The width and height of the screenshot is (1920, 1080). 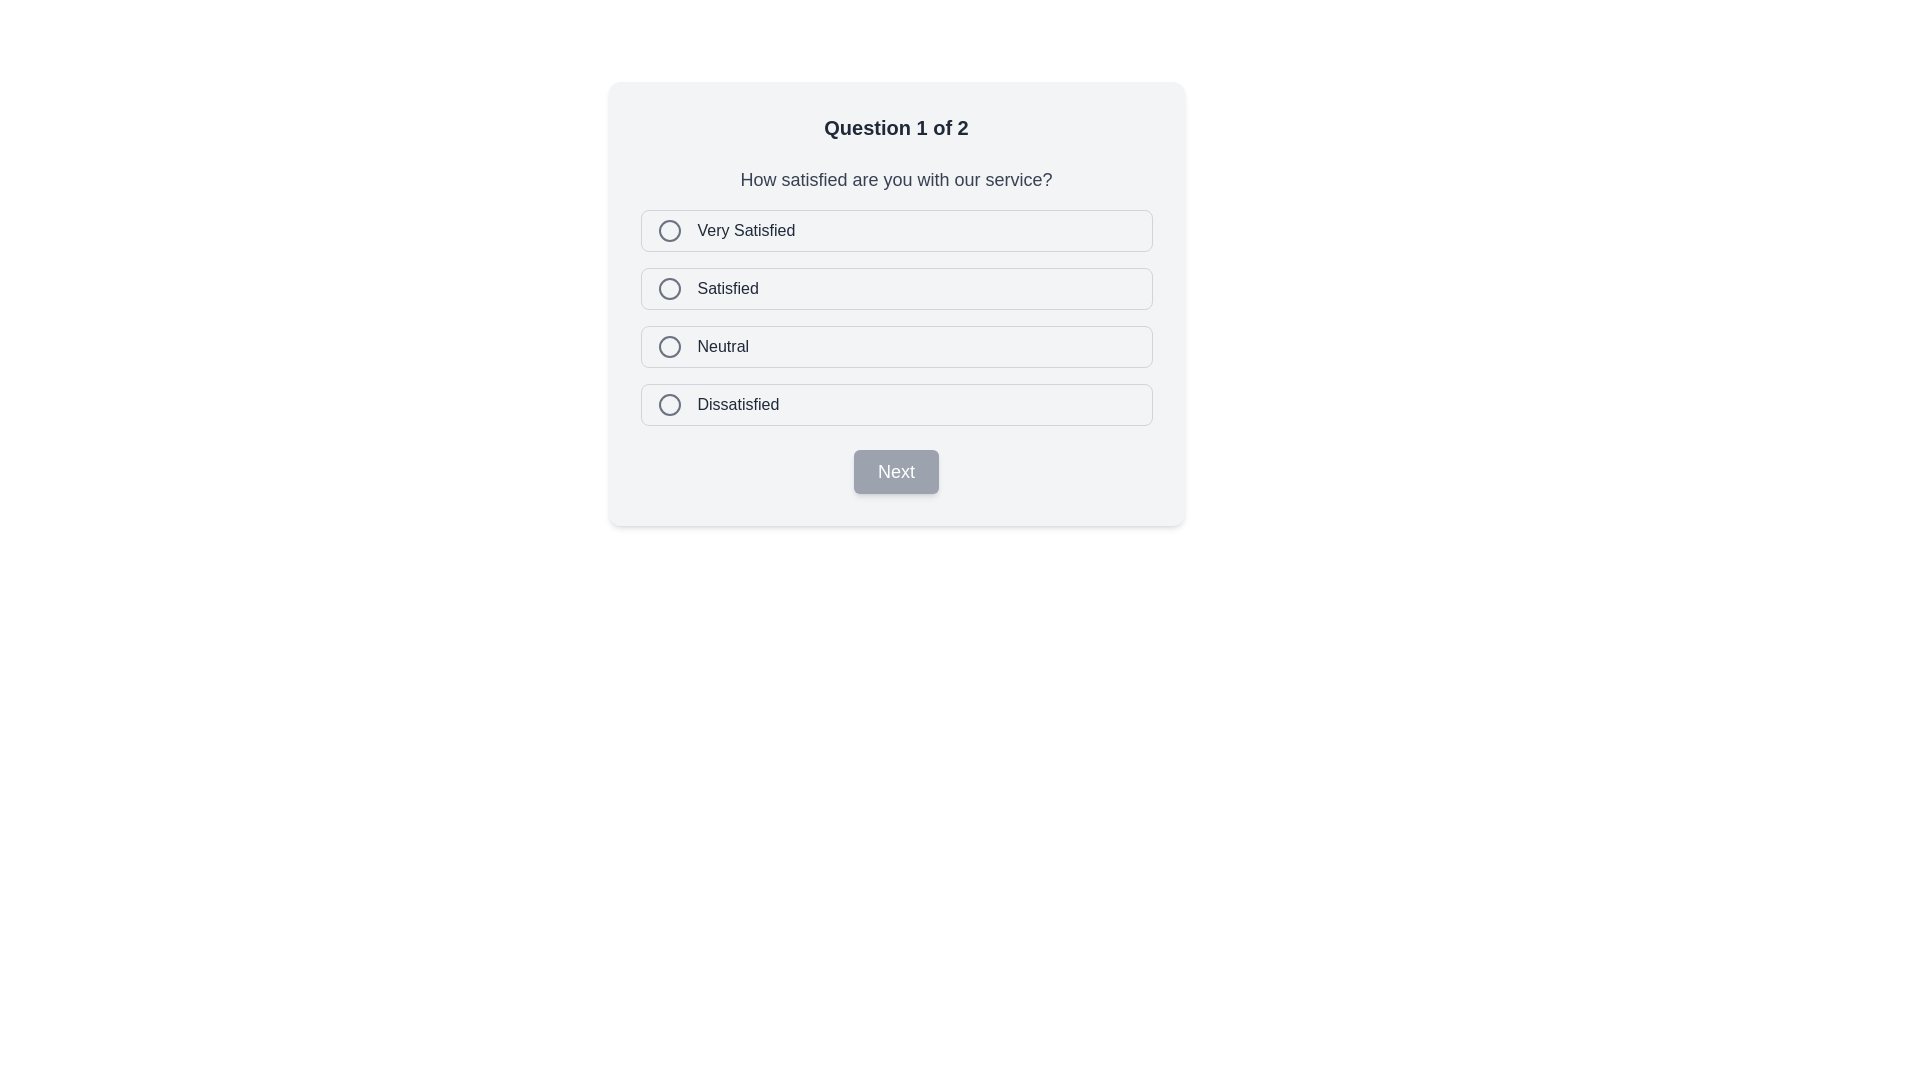 What do you see at coordinates (669, 289) in the screenshot?
I see `the hollow gray circle element of the second radio button labeled 'Satisfied'` at bounding box center [669, 289].